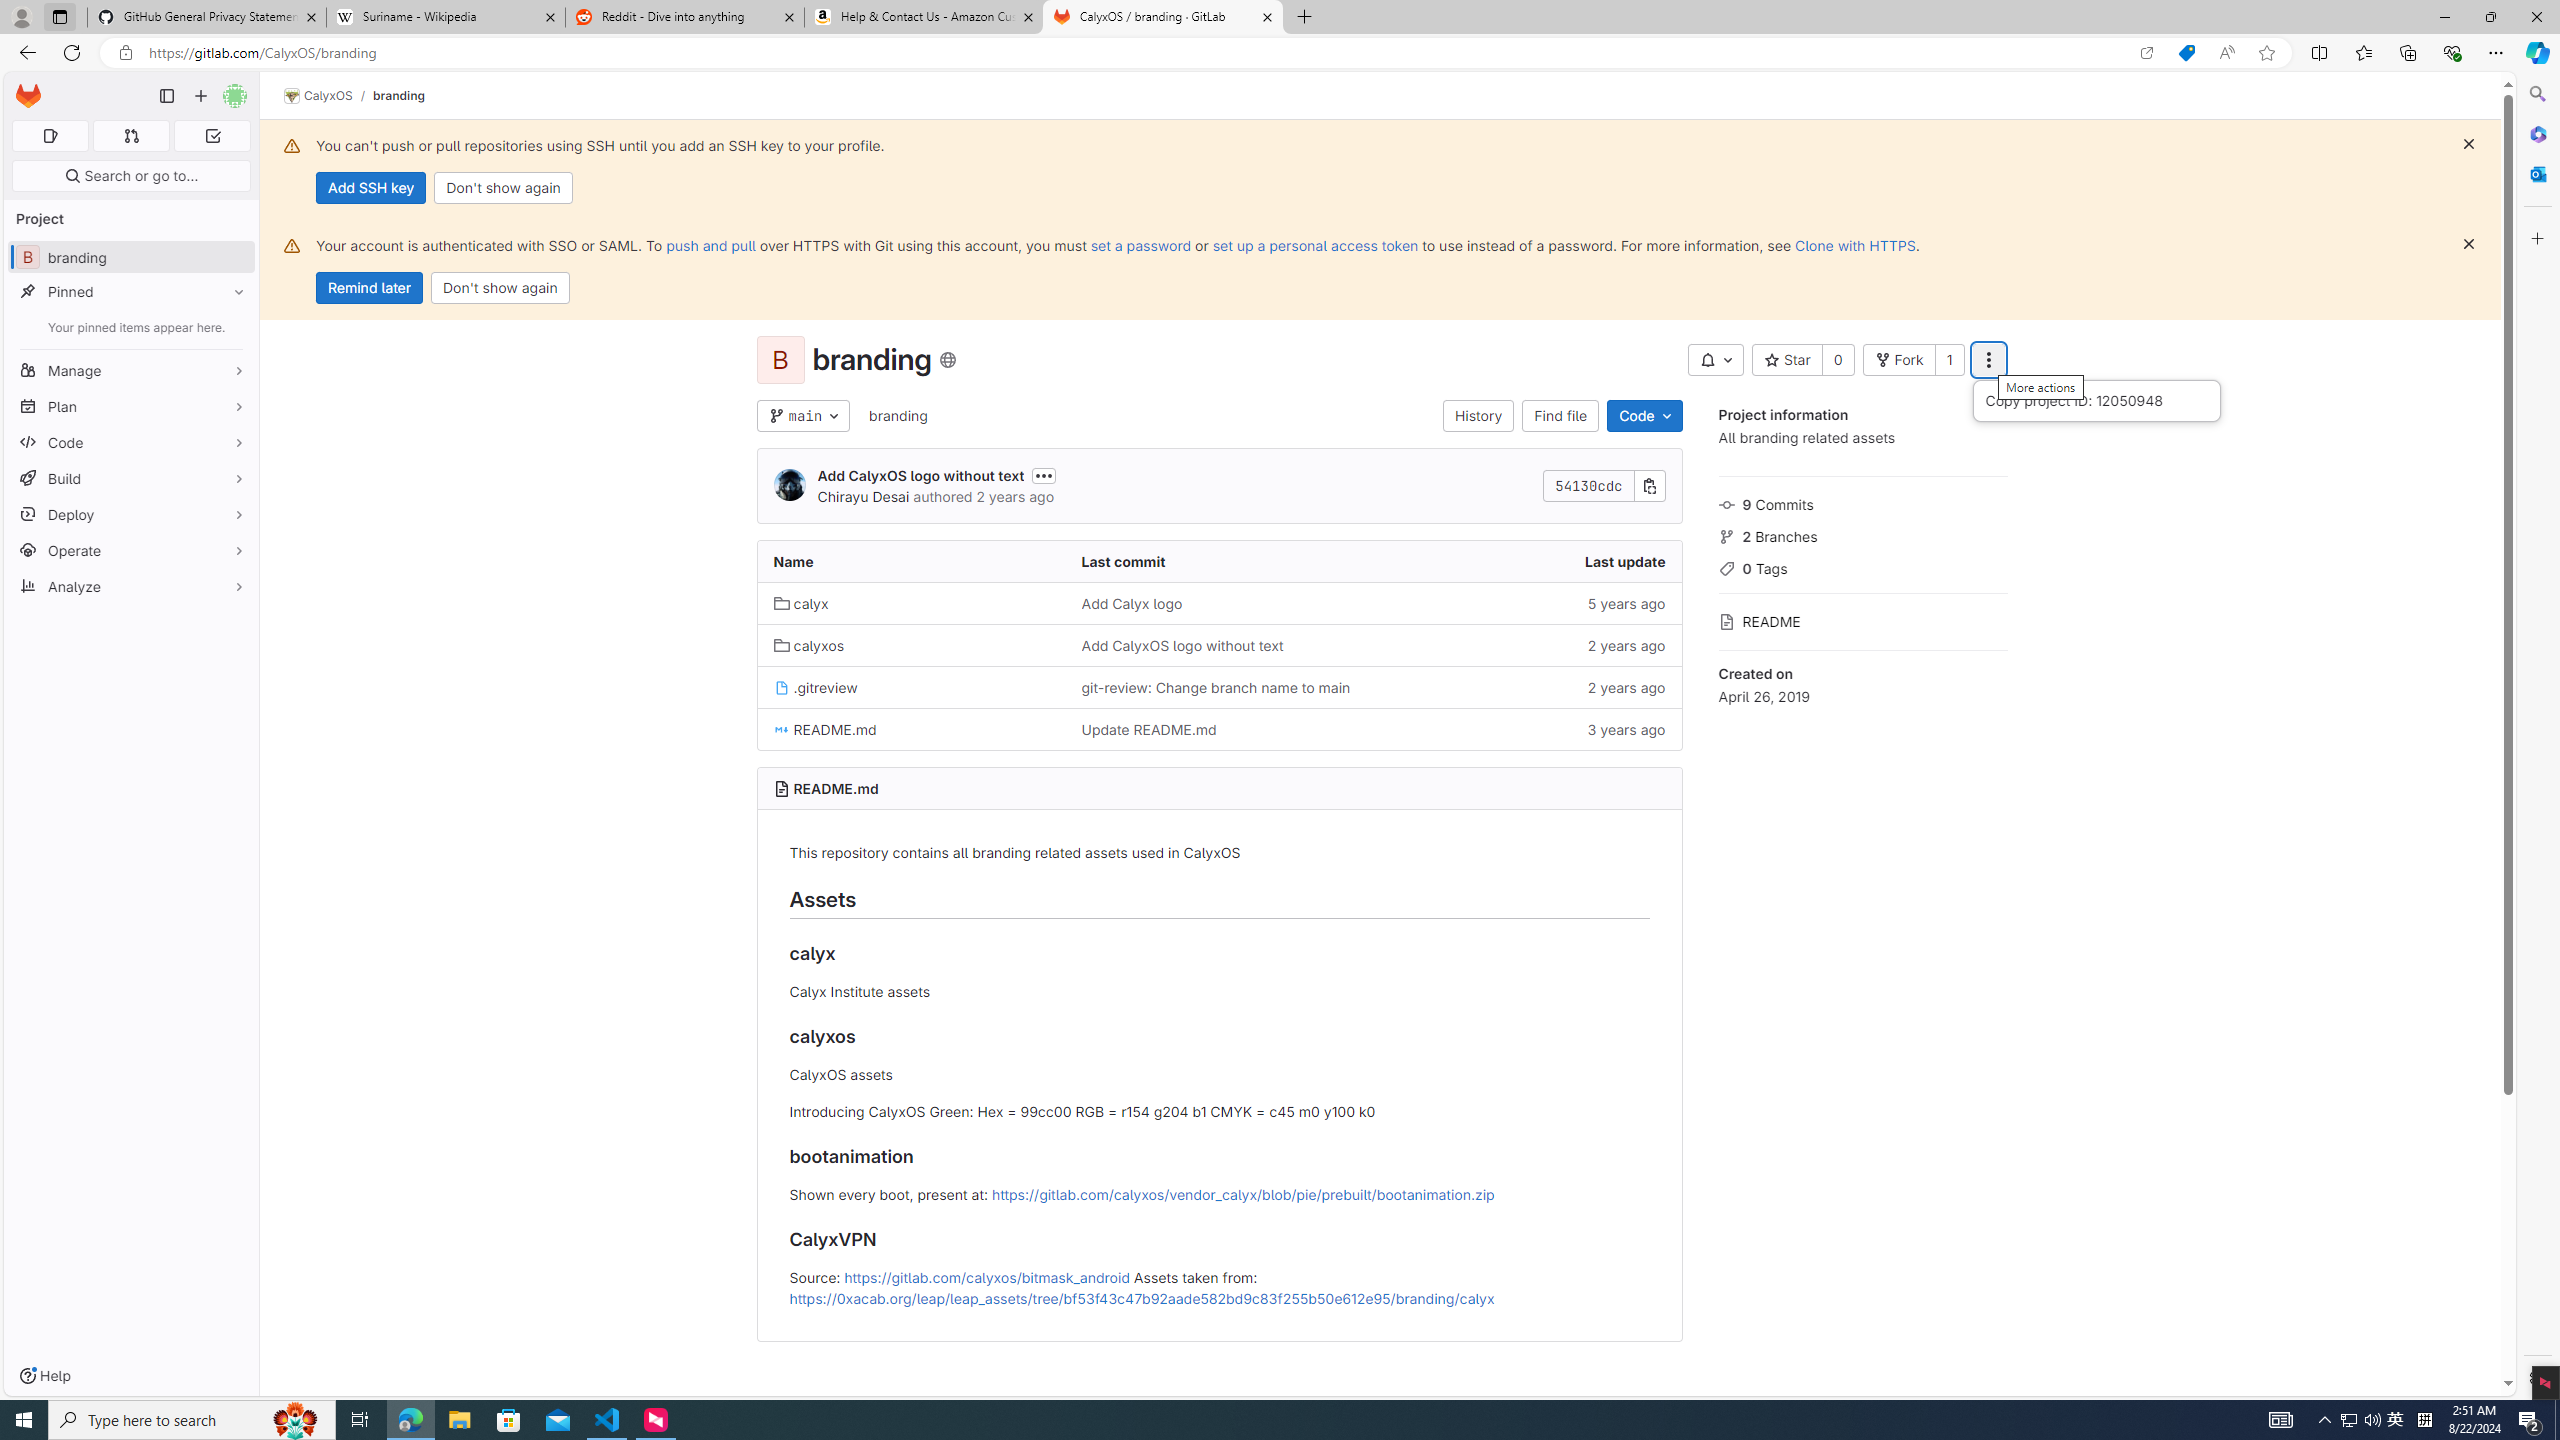  I want to click on 'set up a personal access token', so click(1313, 245).